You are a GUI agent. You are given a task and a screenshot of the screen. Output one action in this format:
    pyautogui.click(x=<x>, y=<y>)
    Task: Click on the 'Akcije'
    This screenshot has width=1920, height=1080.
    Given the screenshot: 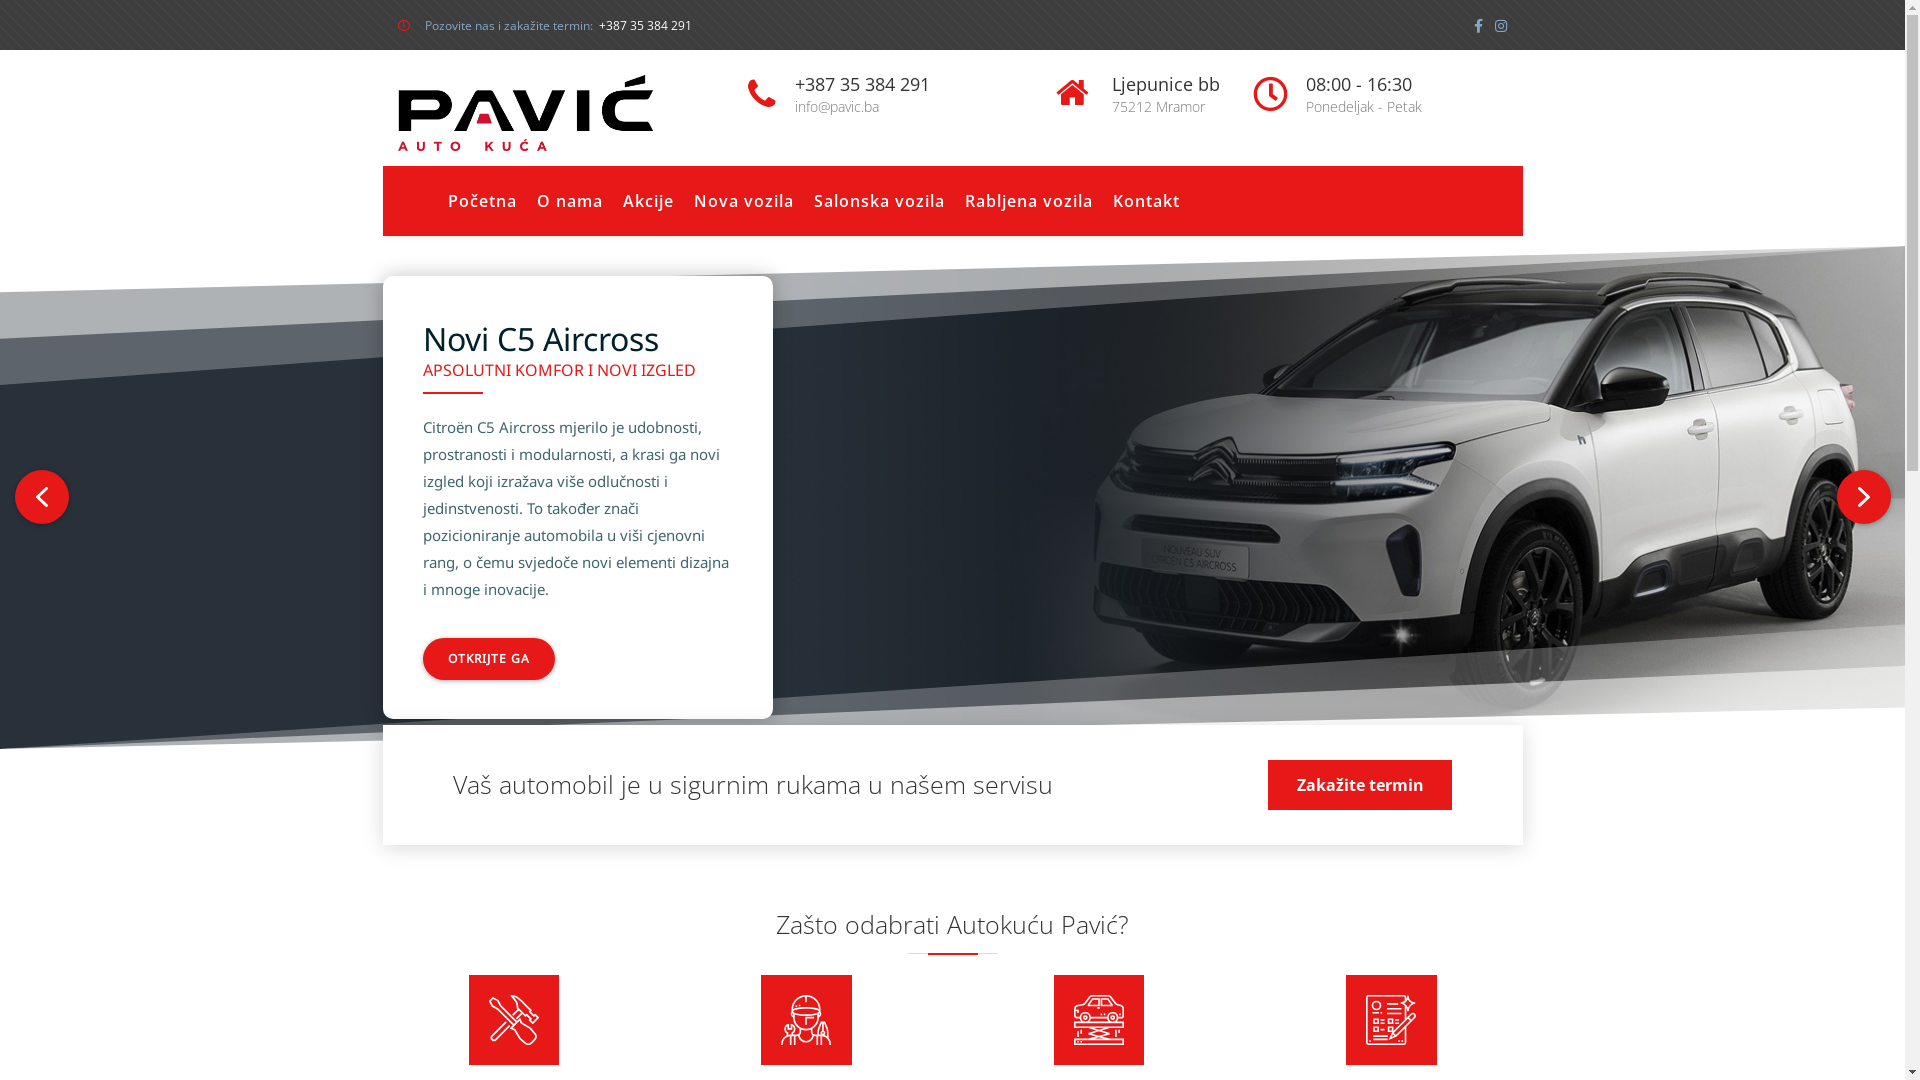 What is the action you would take?
    pyautogui.click(x=610, y=200)
    